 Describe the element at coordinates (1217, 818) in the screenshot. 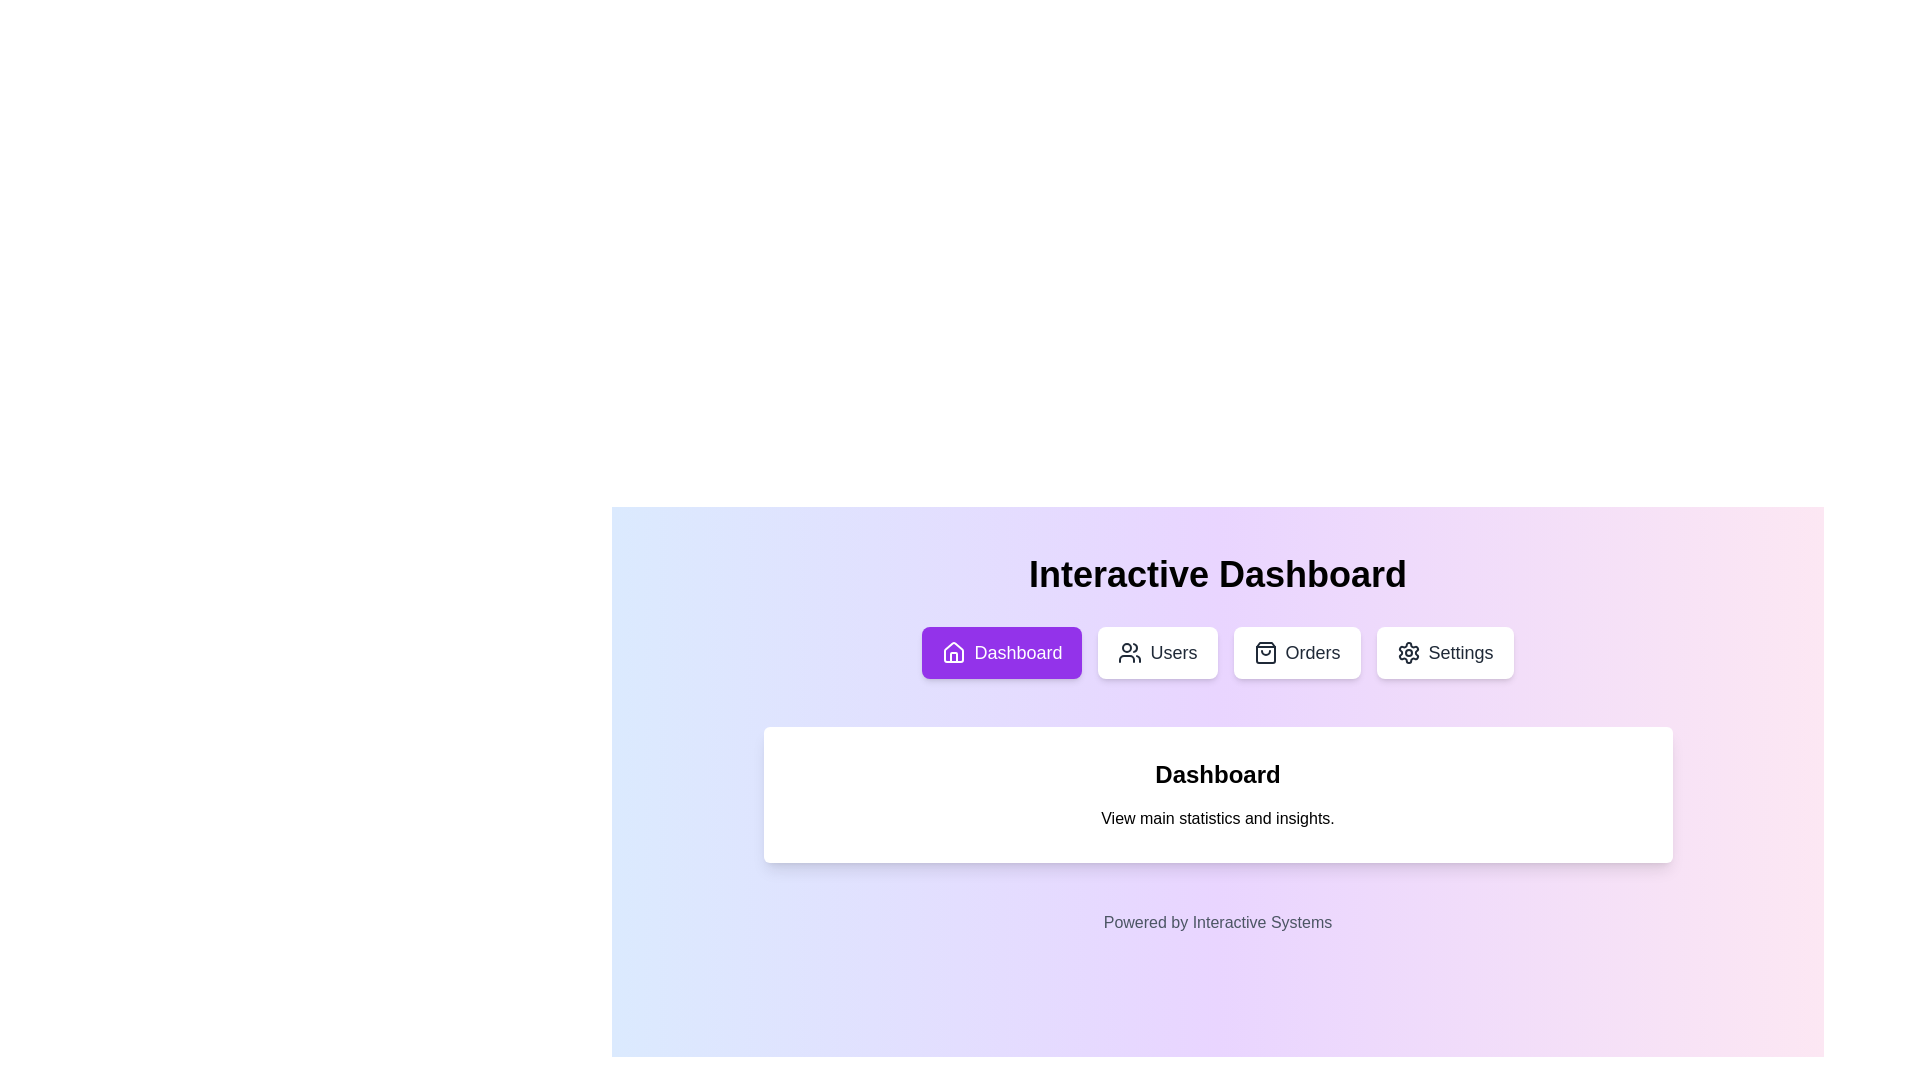

I see `the text label that reads 'View main statistics and insights.' located beneath the 'Dashboard' heading` at that location.